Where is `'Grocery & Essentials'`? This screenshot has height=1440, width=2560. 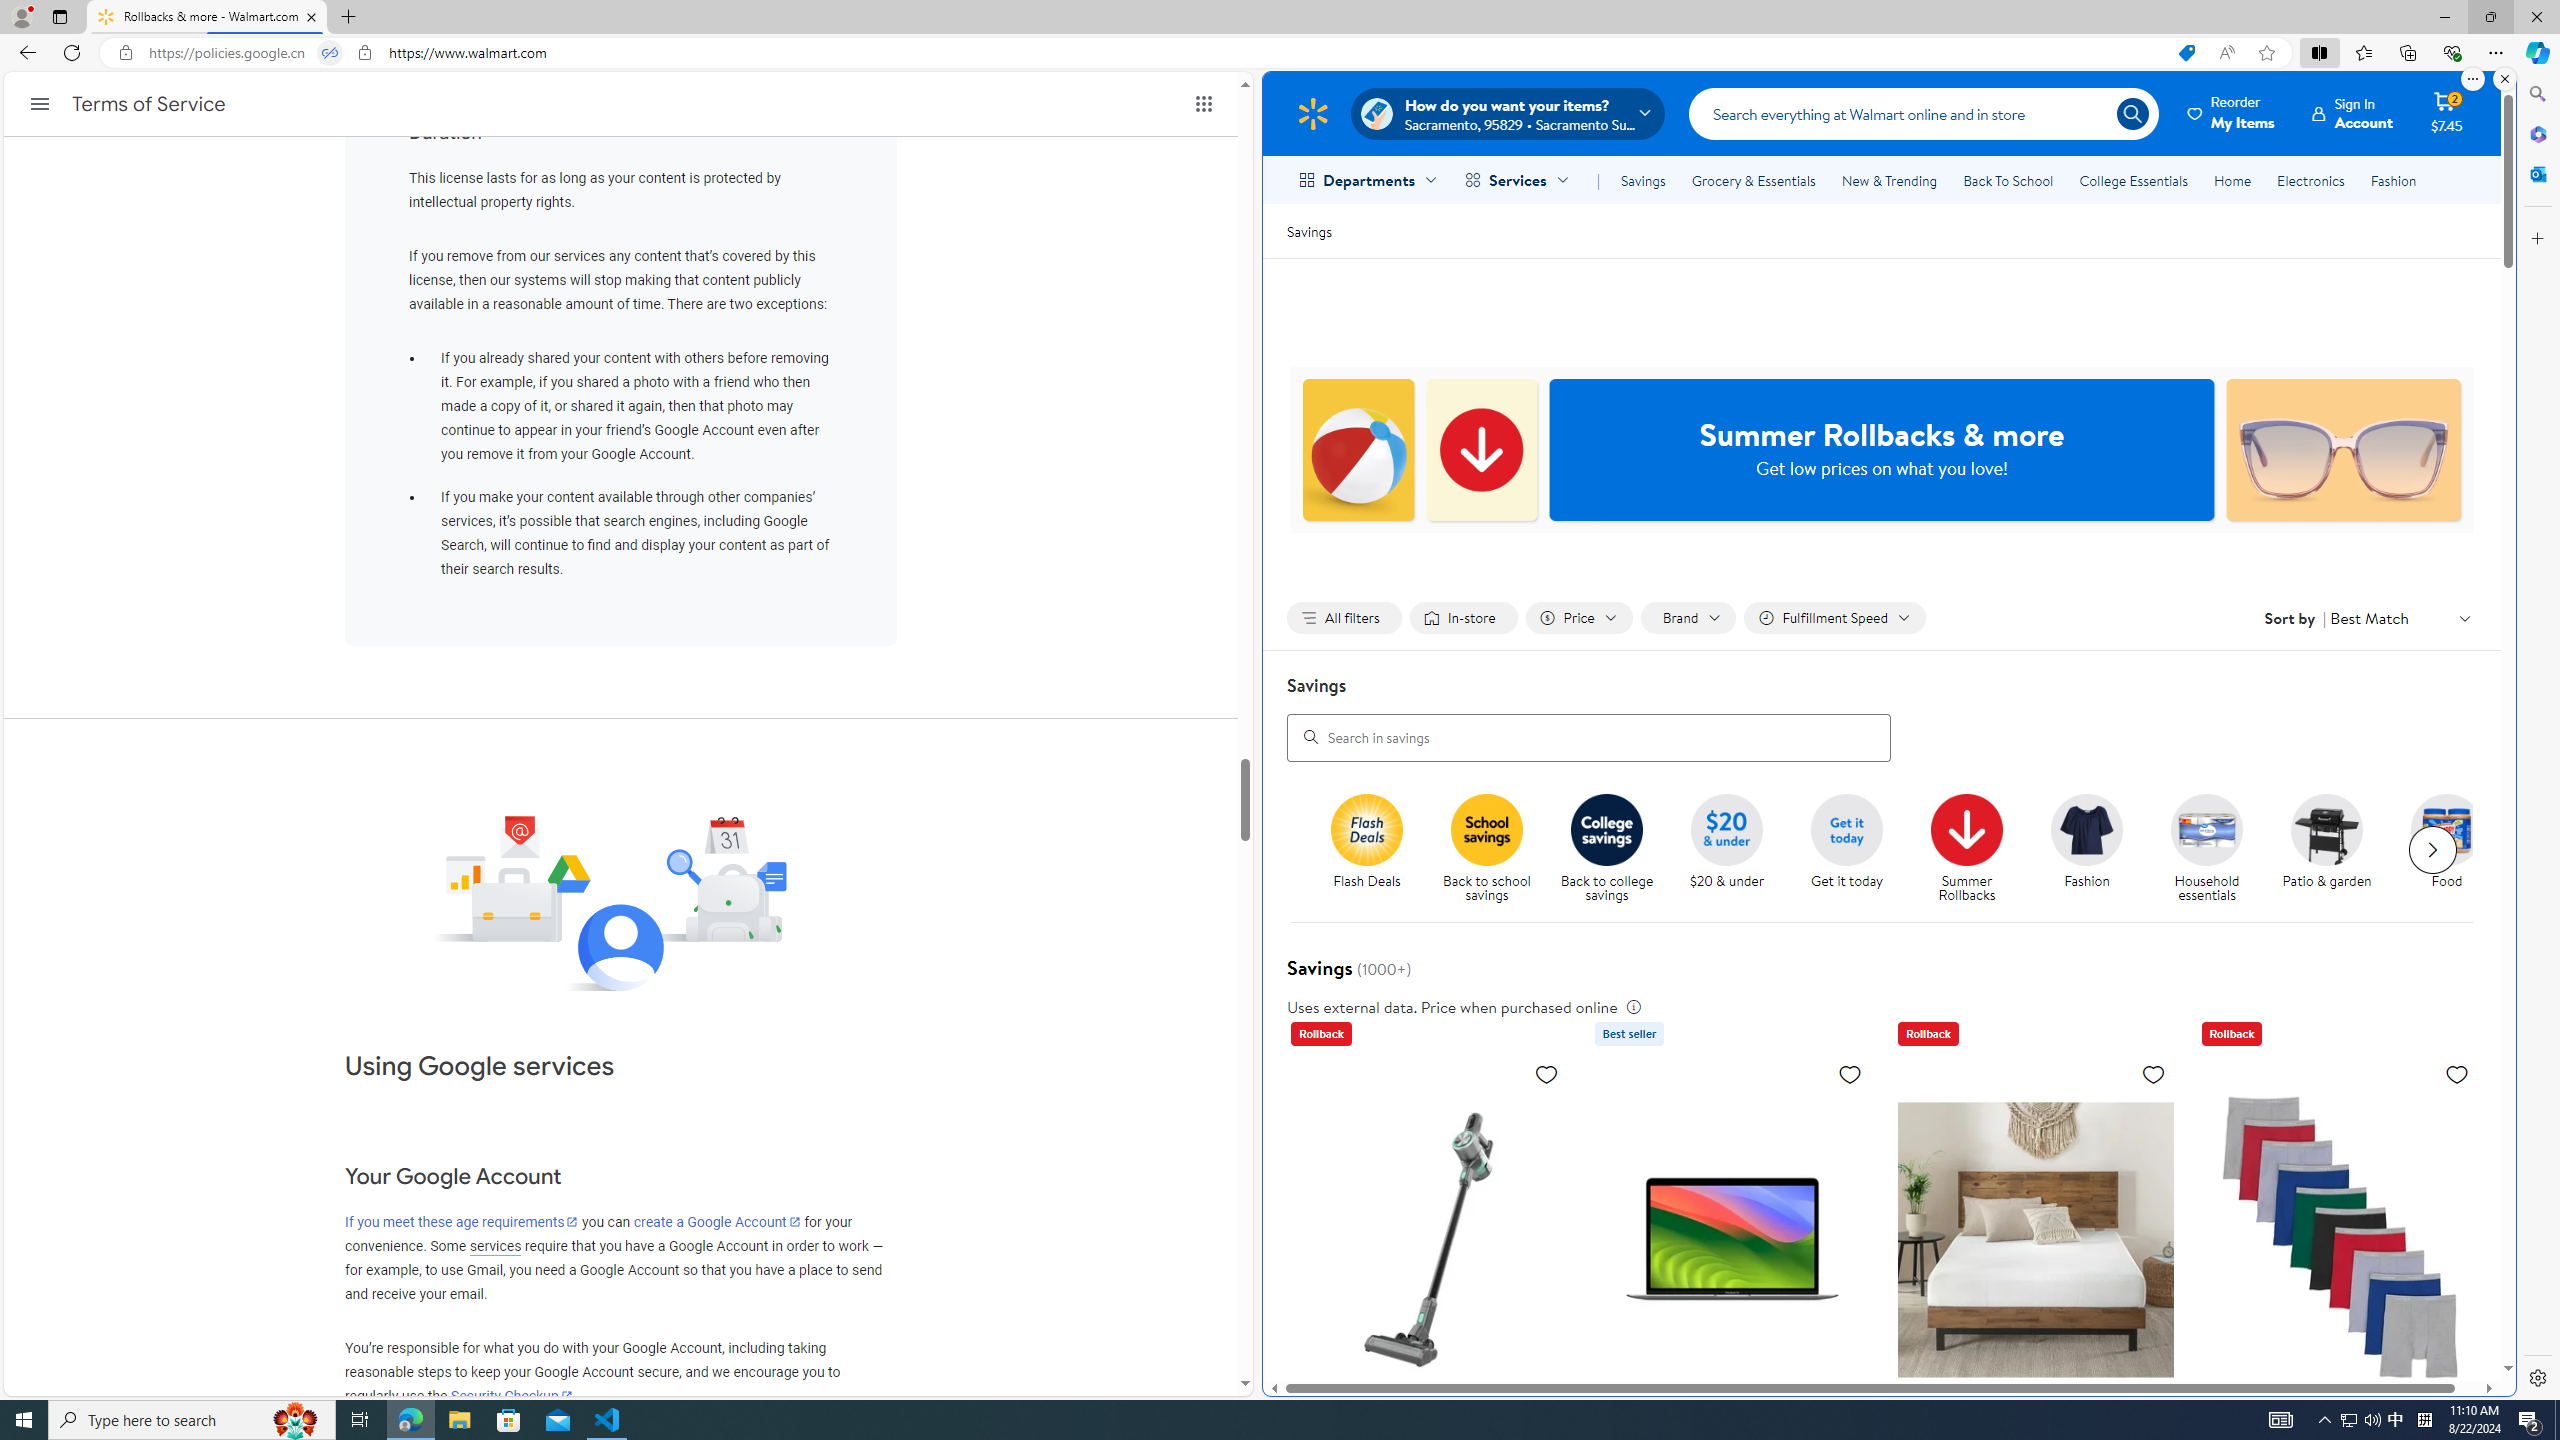 'Grocery & Essentials' is located at coordinates (1752, 180).